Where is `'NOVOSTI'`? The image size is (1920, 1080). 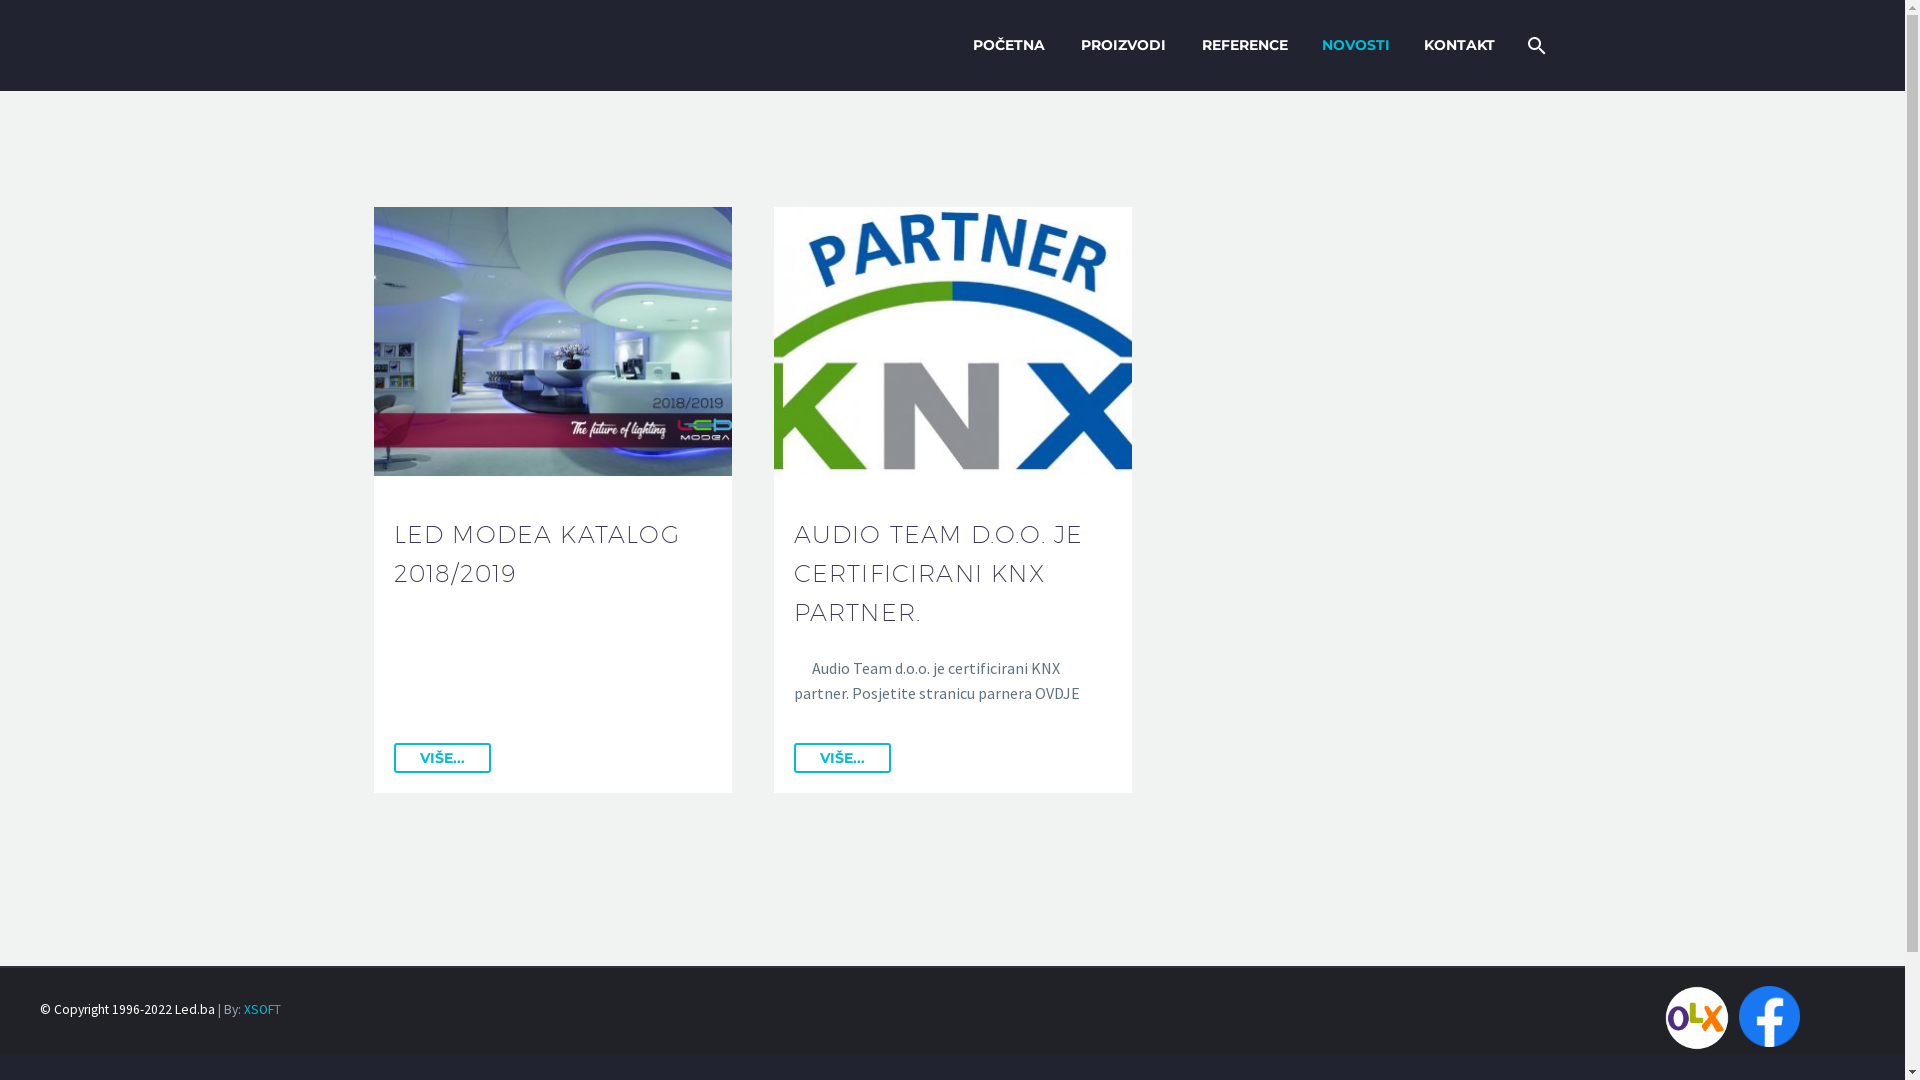
'NOVOSTI' is located at coordinates (1354, 45).